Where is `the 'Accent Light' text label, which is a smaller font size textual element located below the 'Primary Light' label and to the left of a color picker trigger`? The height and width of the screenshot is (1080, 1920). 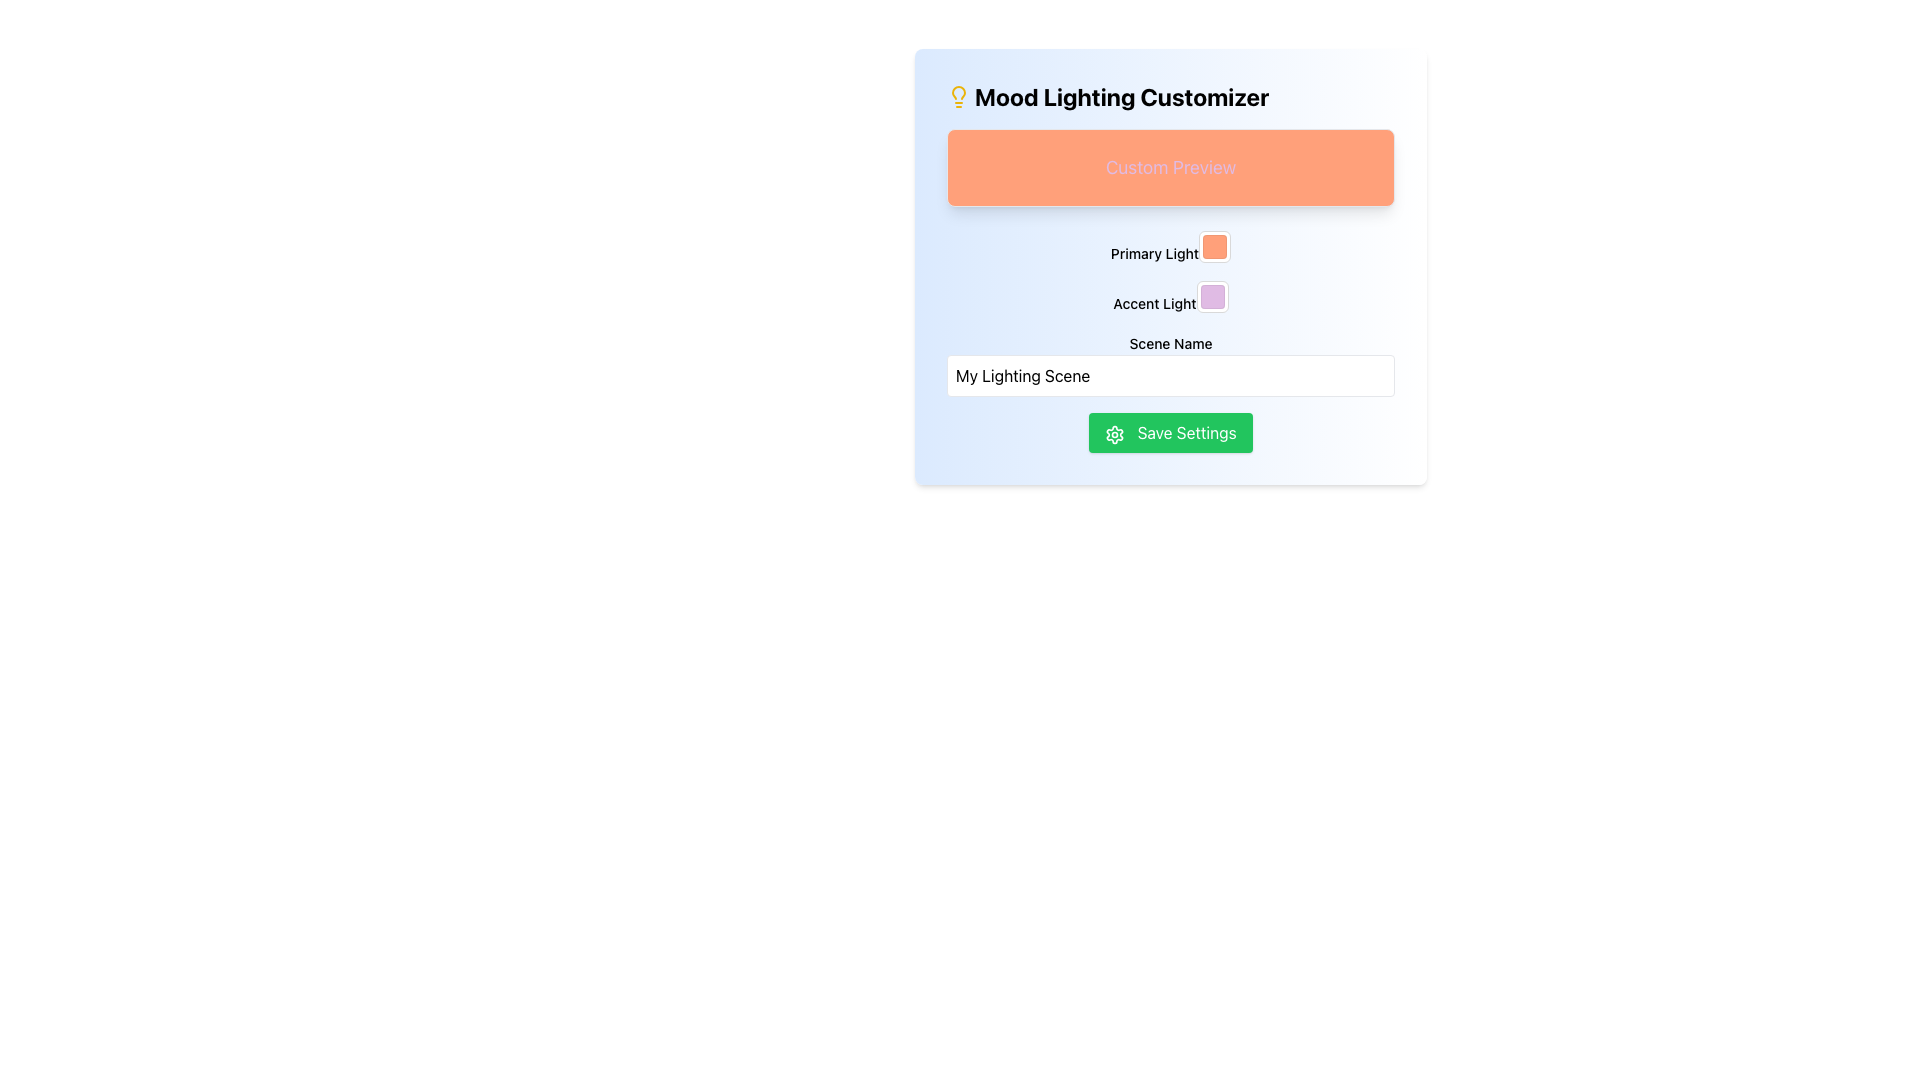 the 'Accent Light' text label, which is a smaller font size textual element located below the 'Primary Light' label and to the left of a color picker trigger is located at coordinates (1155, 303).